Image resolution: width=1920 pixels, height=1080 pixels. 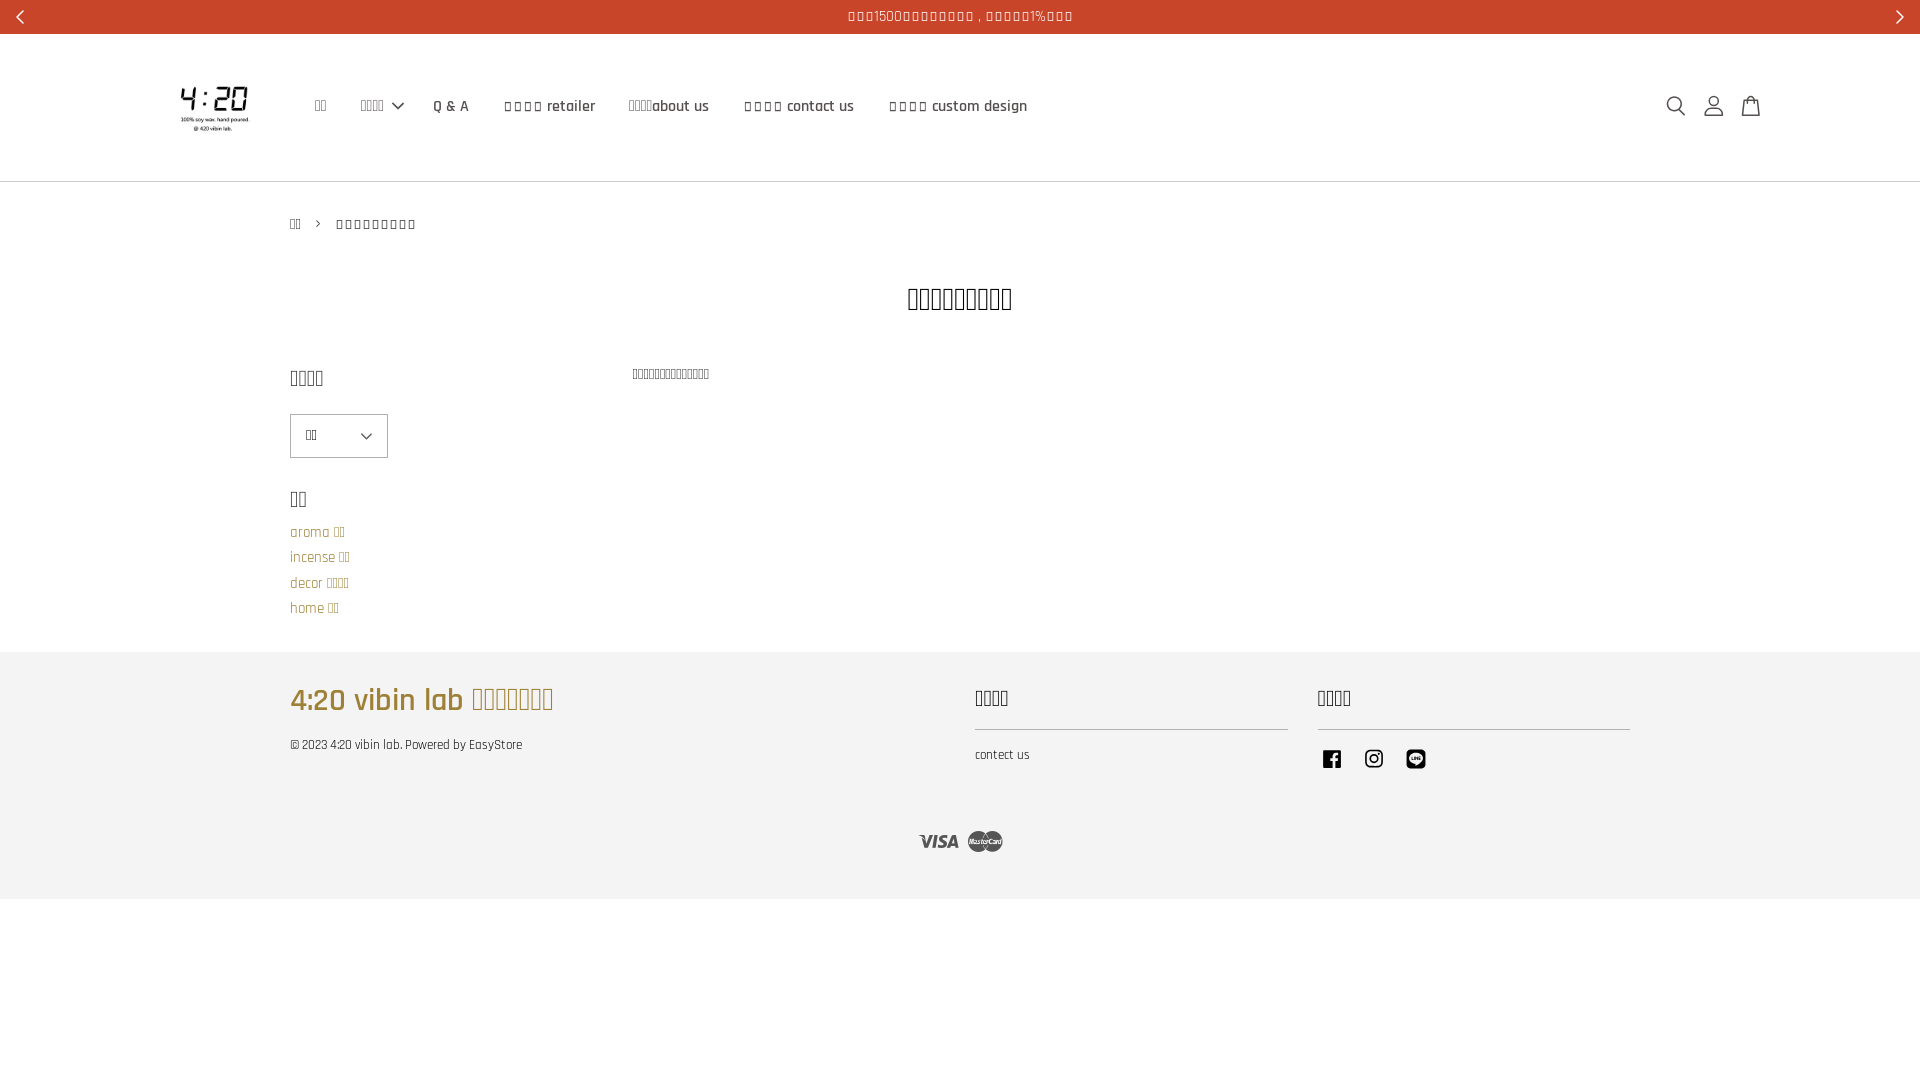 What do you see at coordinates (1331, 767) in the screenshot?
I see `'icon-facebook` at bounding box center [1331, 767].